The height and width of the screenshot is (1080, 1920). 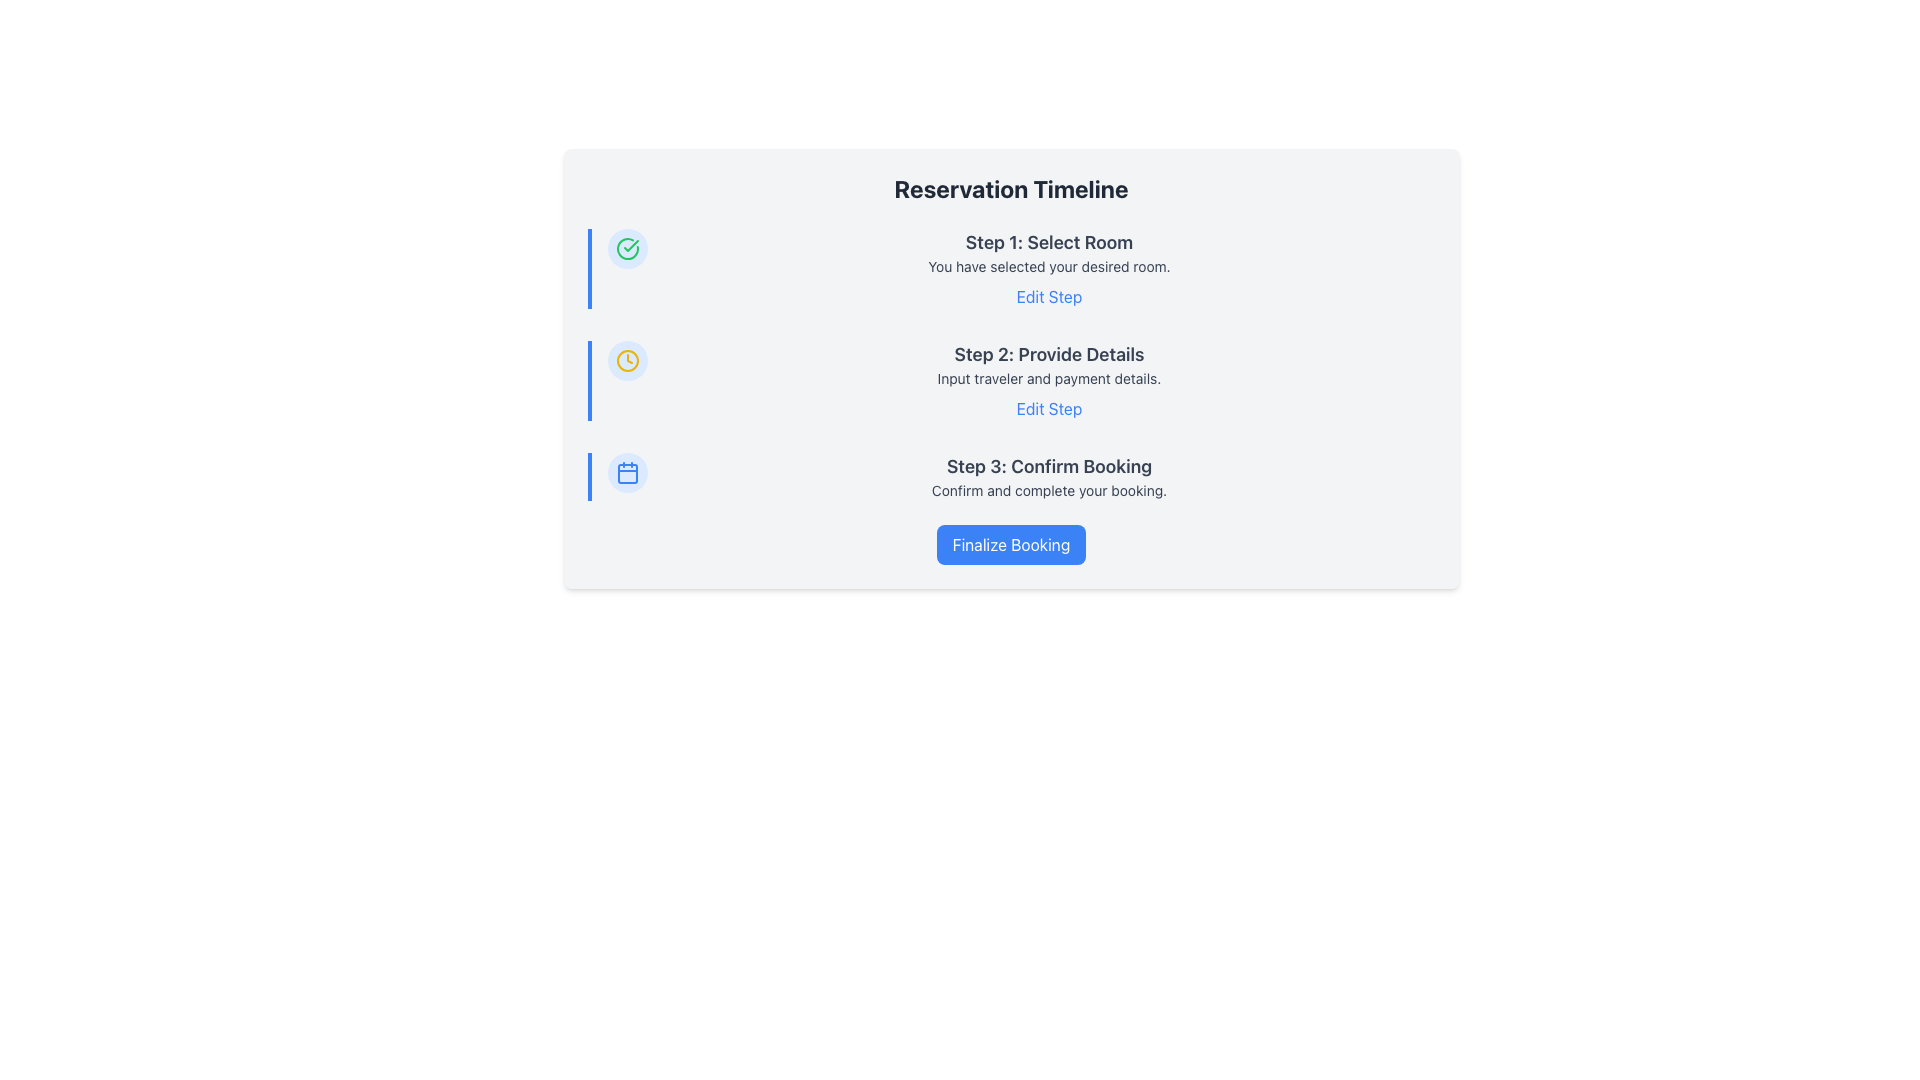 What do you see at coordinates (1011, 544) in the screenshot?
I see `the distinct call-to-action button that finalizes the booking process` at bounding box center [1011, 544].